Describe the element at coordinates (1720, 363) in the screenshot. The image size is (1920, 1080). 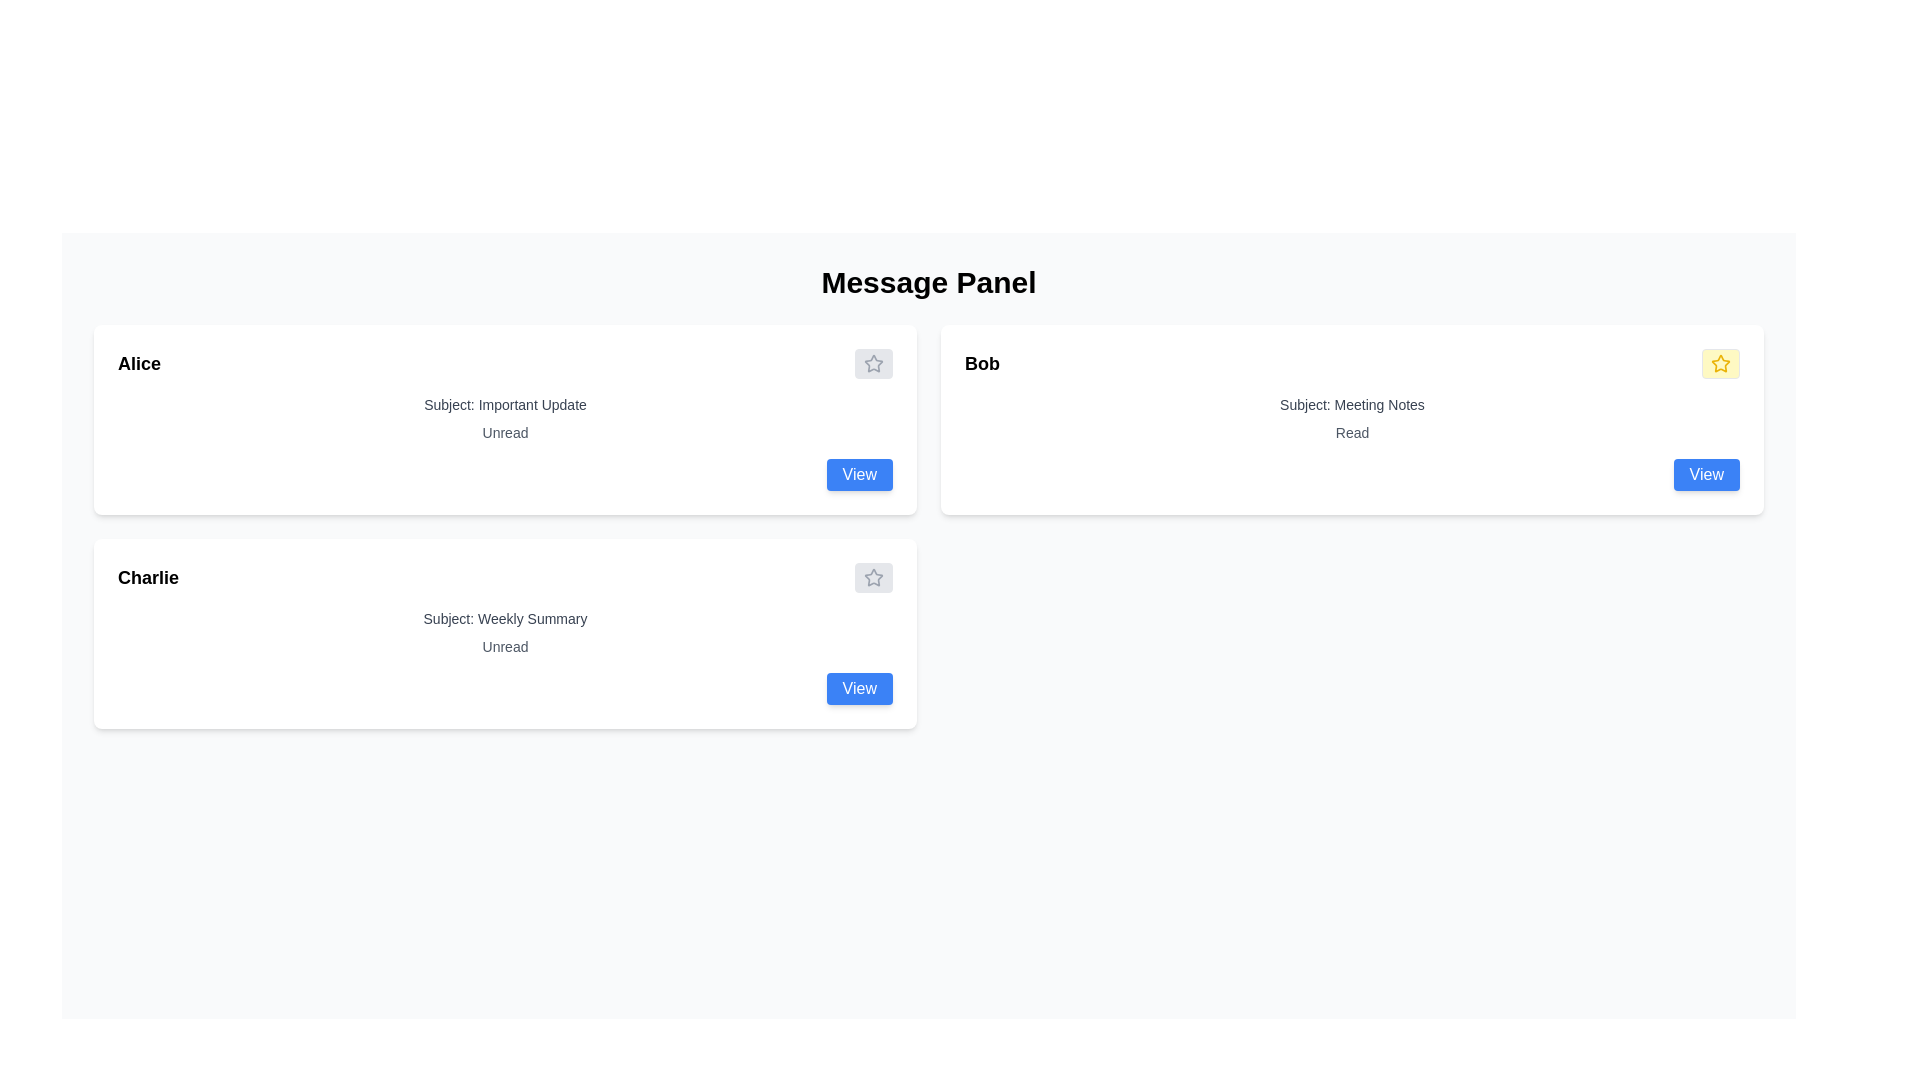
I see `the interactive star icon with a yellow fill located in the top-right corner relative` at that location.